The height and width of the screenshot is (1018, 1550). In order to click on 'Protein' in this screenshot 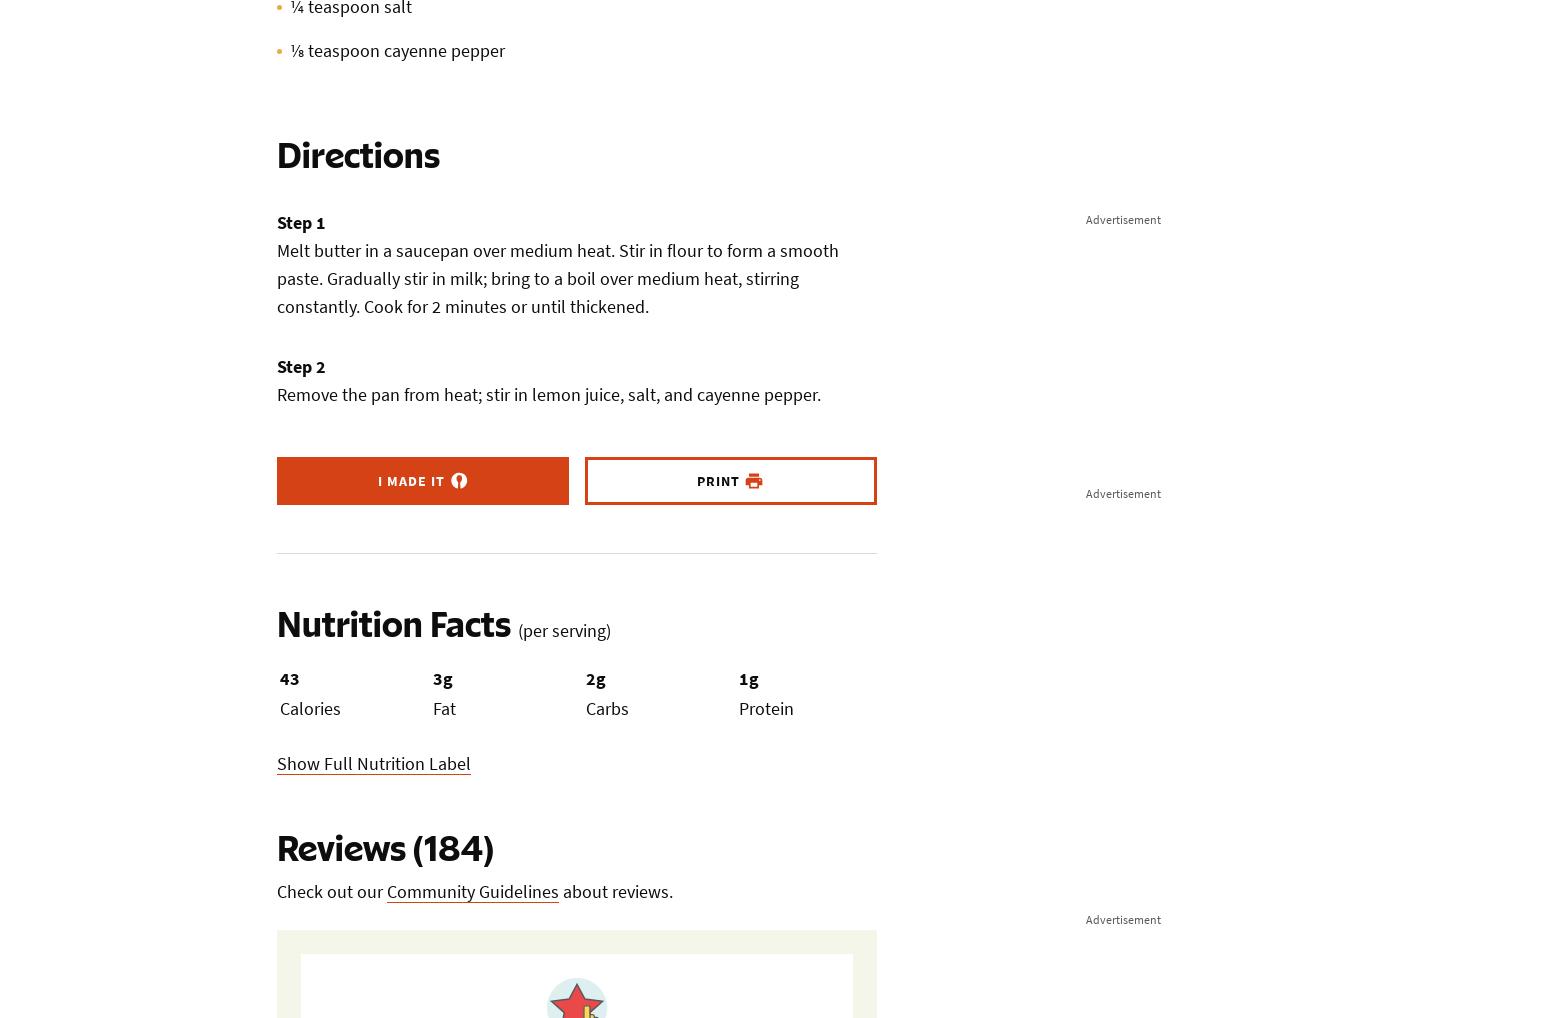, I will do `click(766, 708)`.